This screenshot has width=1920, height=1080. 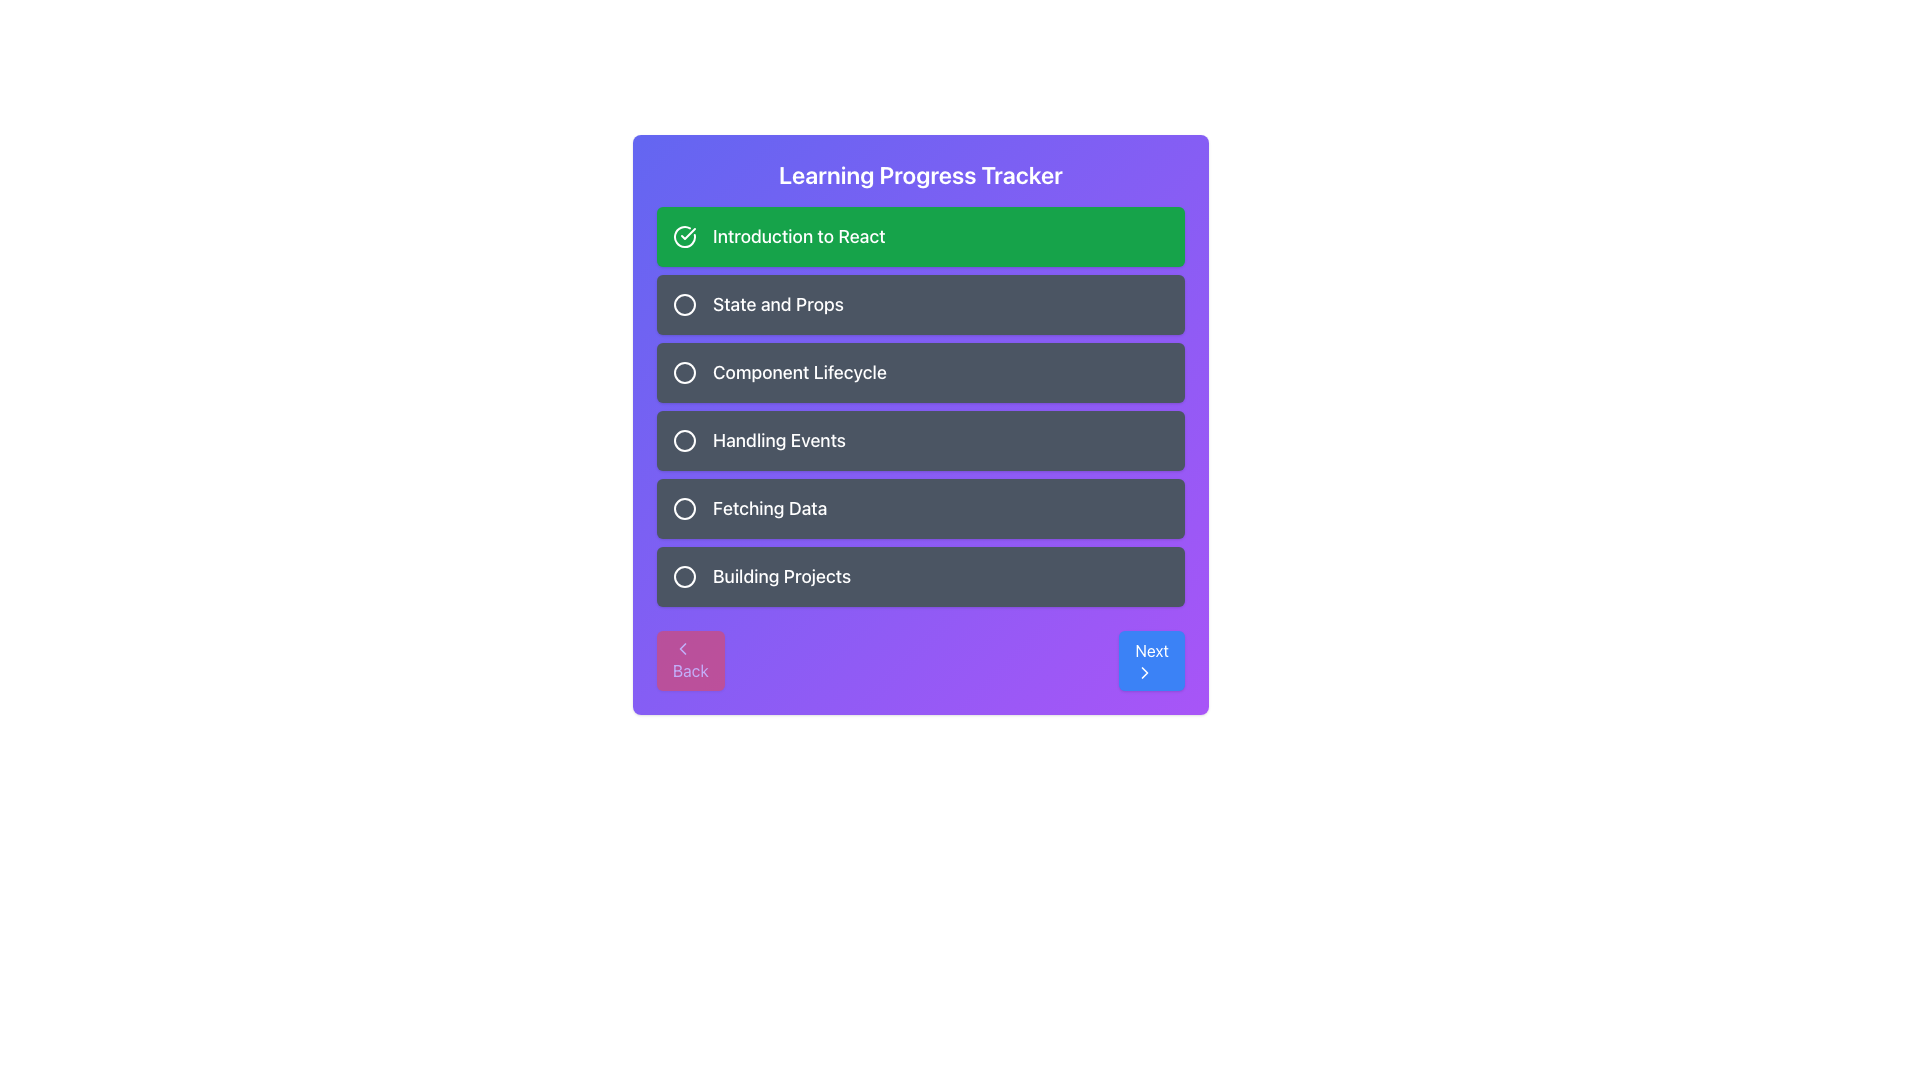 I want to click on the completion icon located to the left of the text in the green background box titled 'Introduction to React', which indicates success for the list item, so click(x=685, y=235).